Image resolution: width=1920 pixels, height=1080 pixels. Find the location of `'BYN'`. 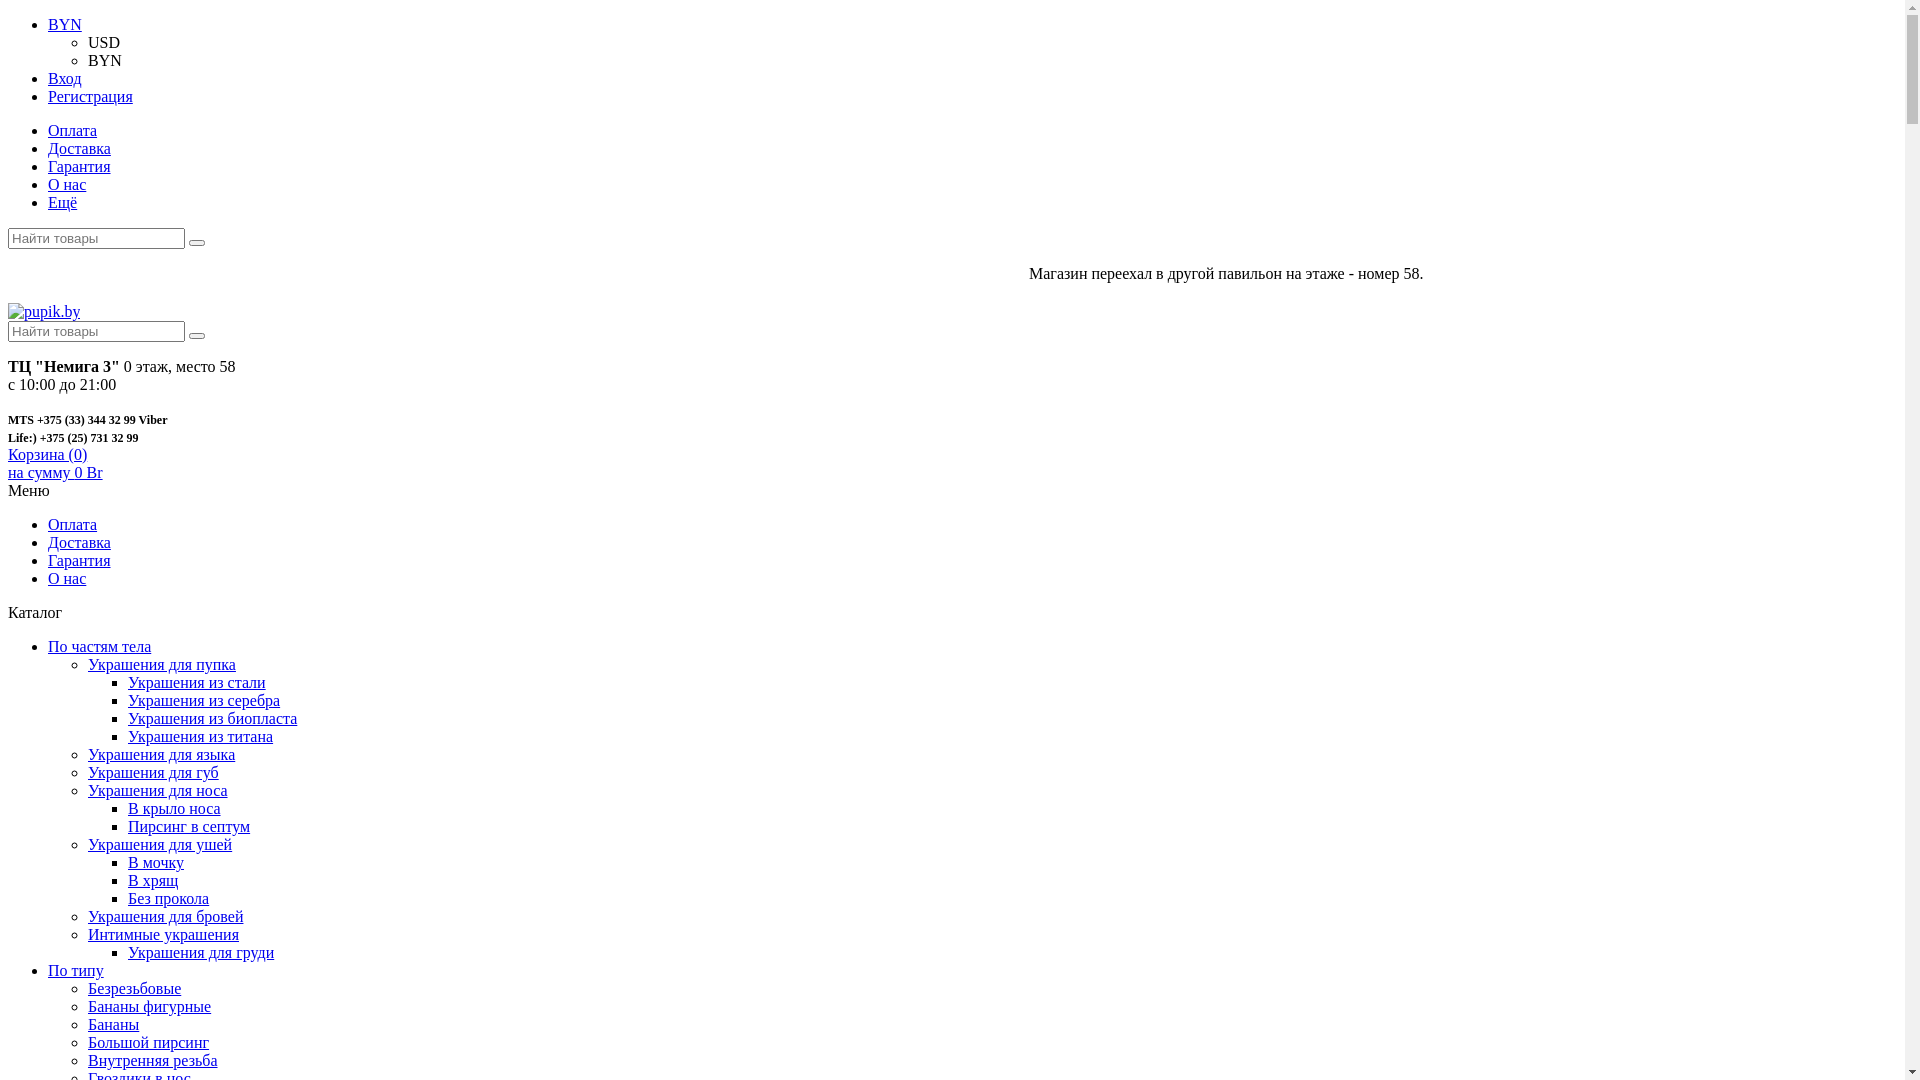

'BYN' is located at coordinates (86, 59).